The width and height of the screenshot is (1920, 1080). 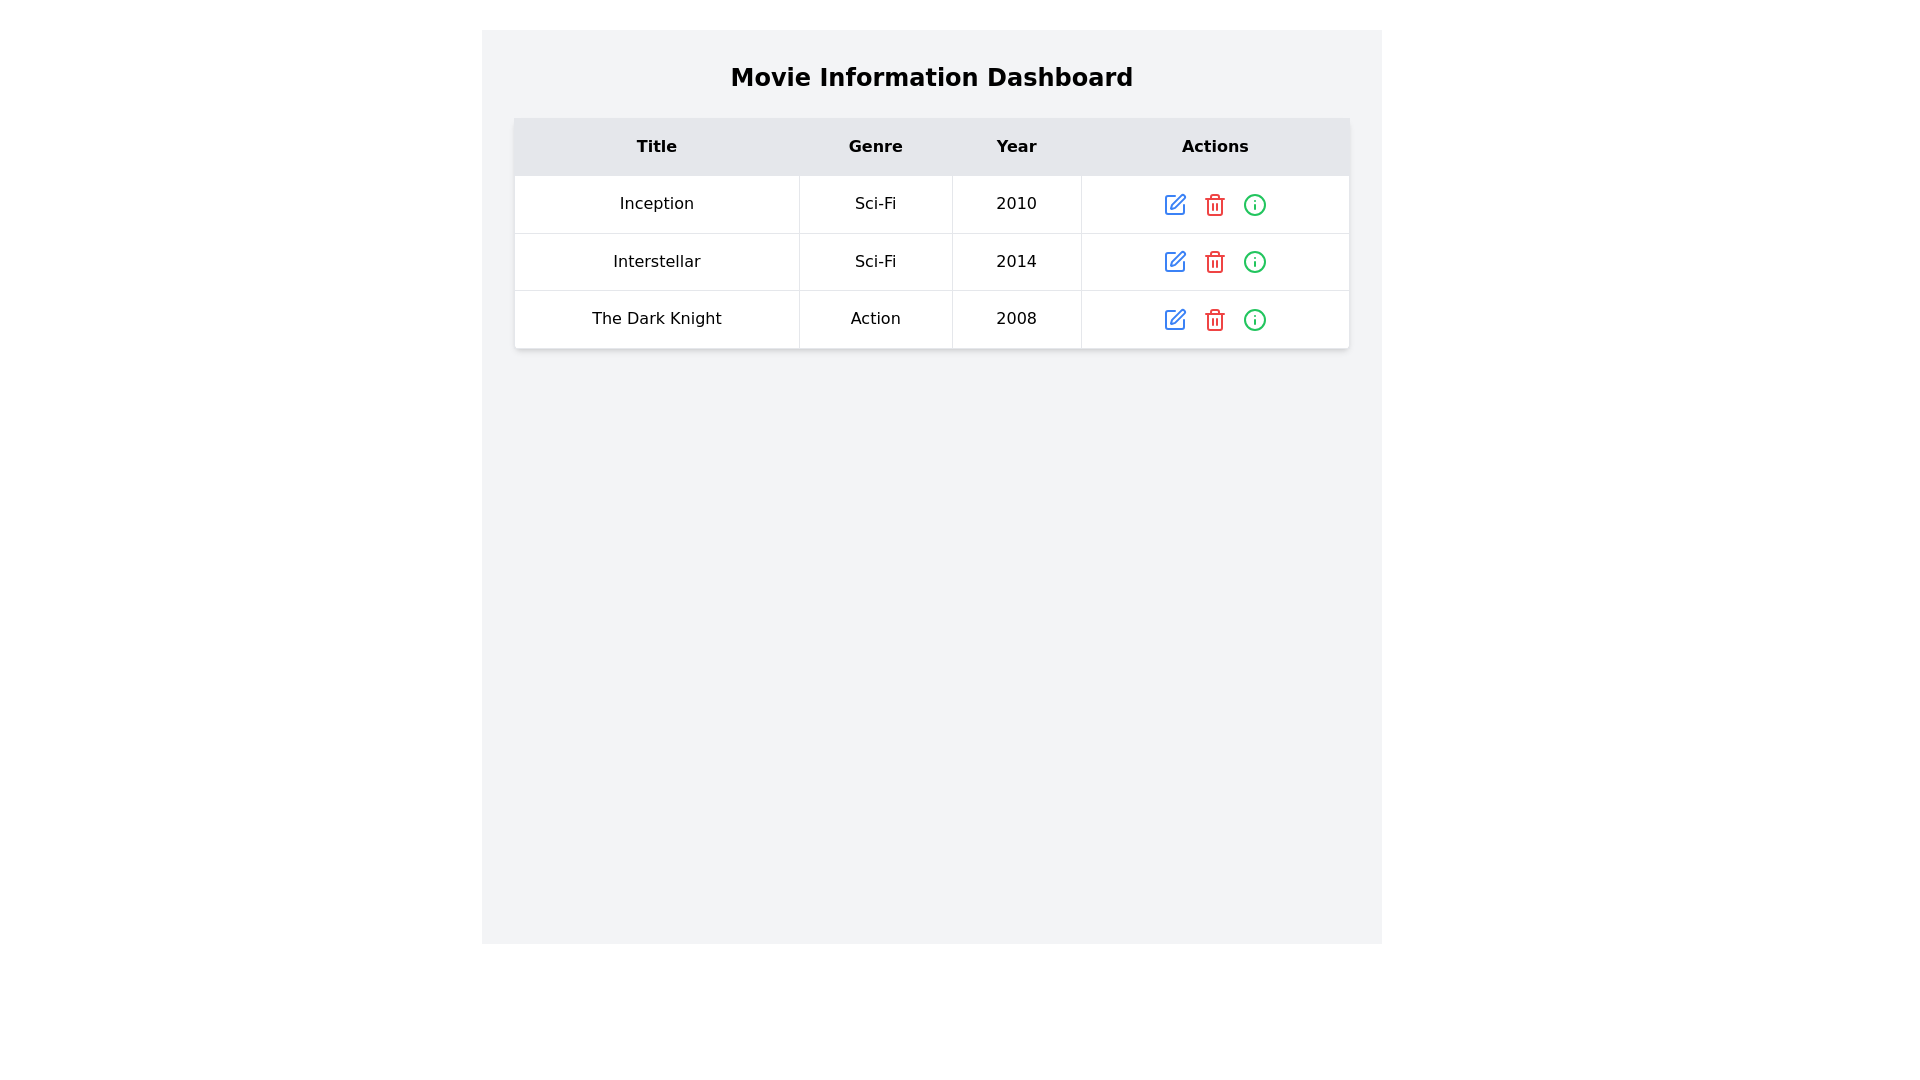 I want to click on the 'Actions' header, which is a rectangular text-based header labeled with bold black text and a light gray background, positioned as the fourth header in a table structure, so click(x=1214, y=145).